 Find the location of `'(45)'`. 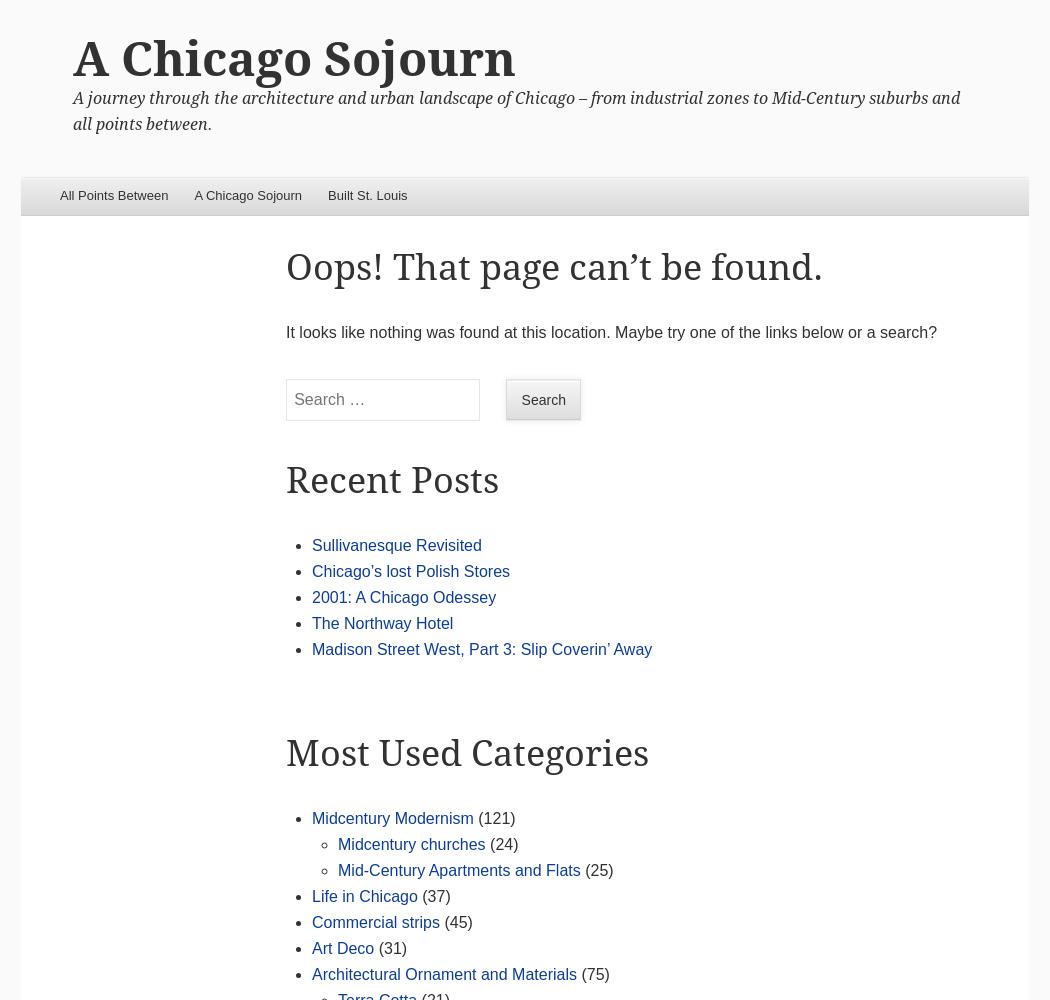

'(45)' is located at coordinates (456, 921).